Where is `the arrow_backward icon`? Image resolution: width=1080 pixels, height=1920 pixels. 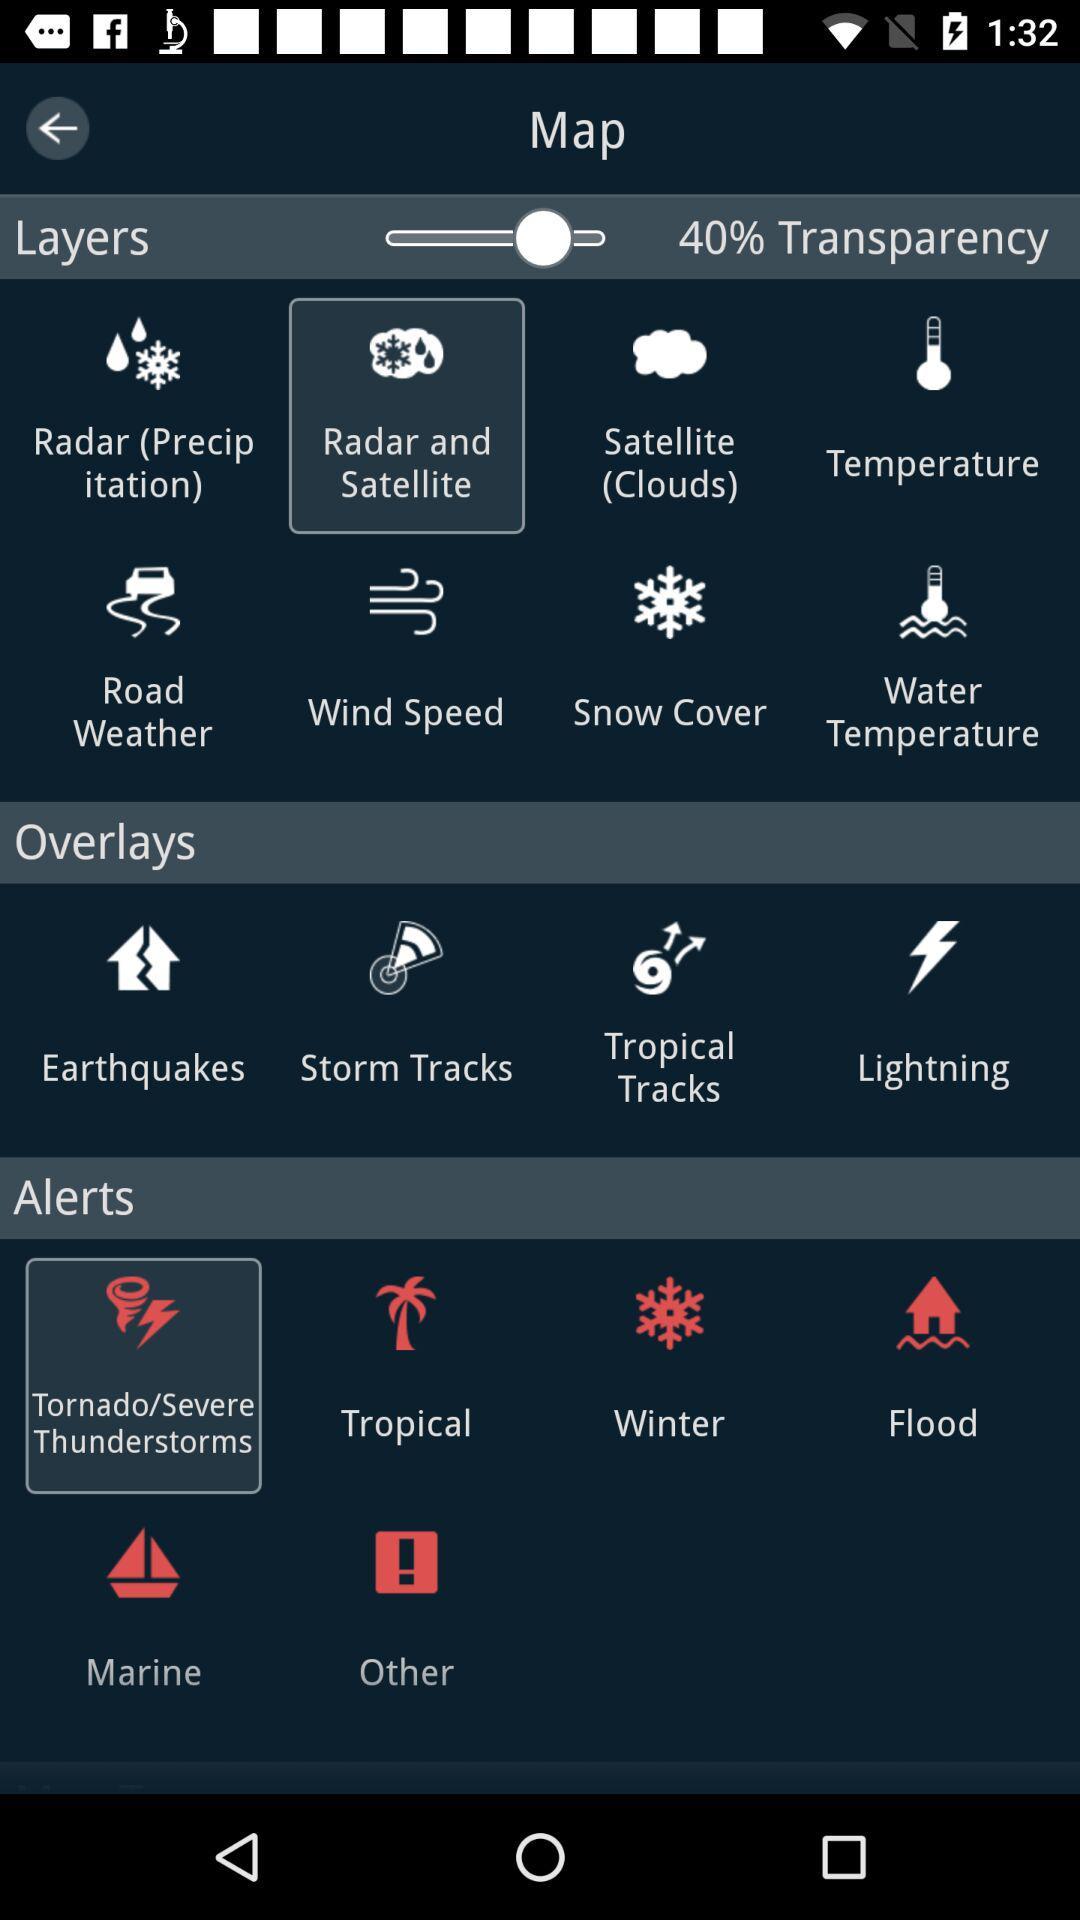 the arrow_backward icon is located at coordinates (56, 127).